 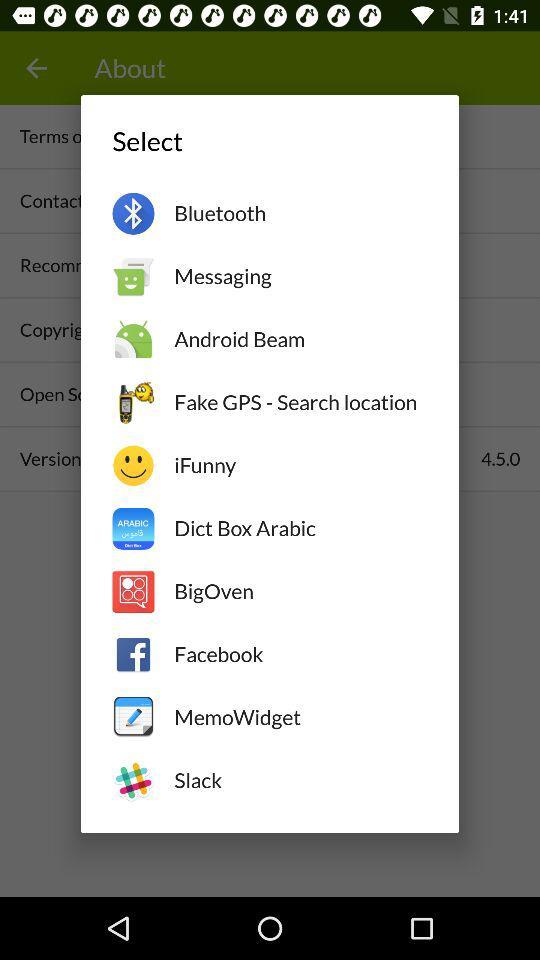 I want to click on the android beam, so click(x=299, y=339).